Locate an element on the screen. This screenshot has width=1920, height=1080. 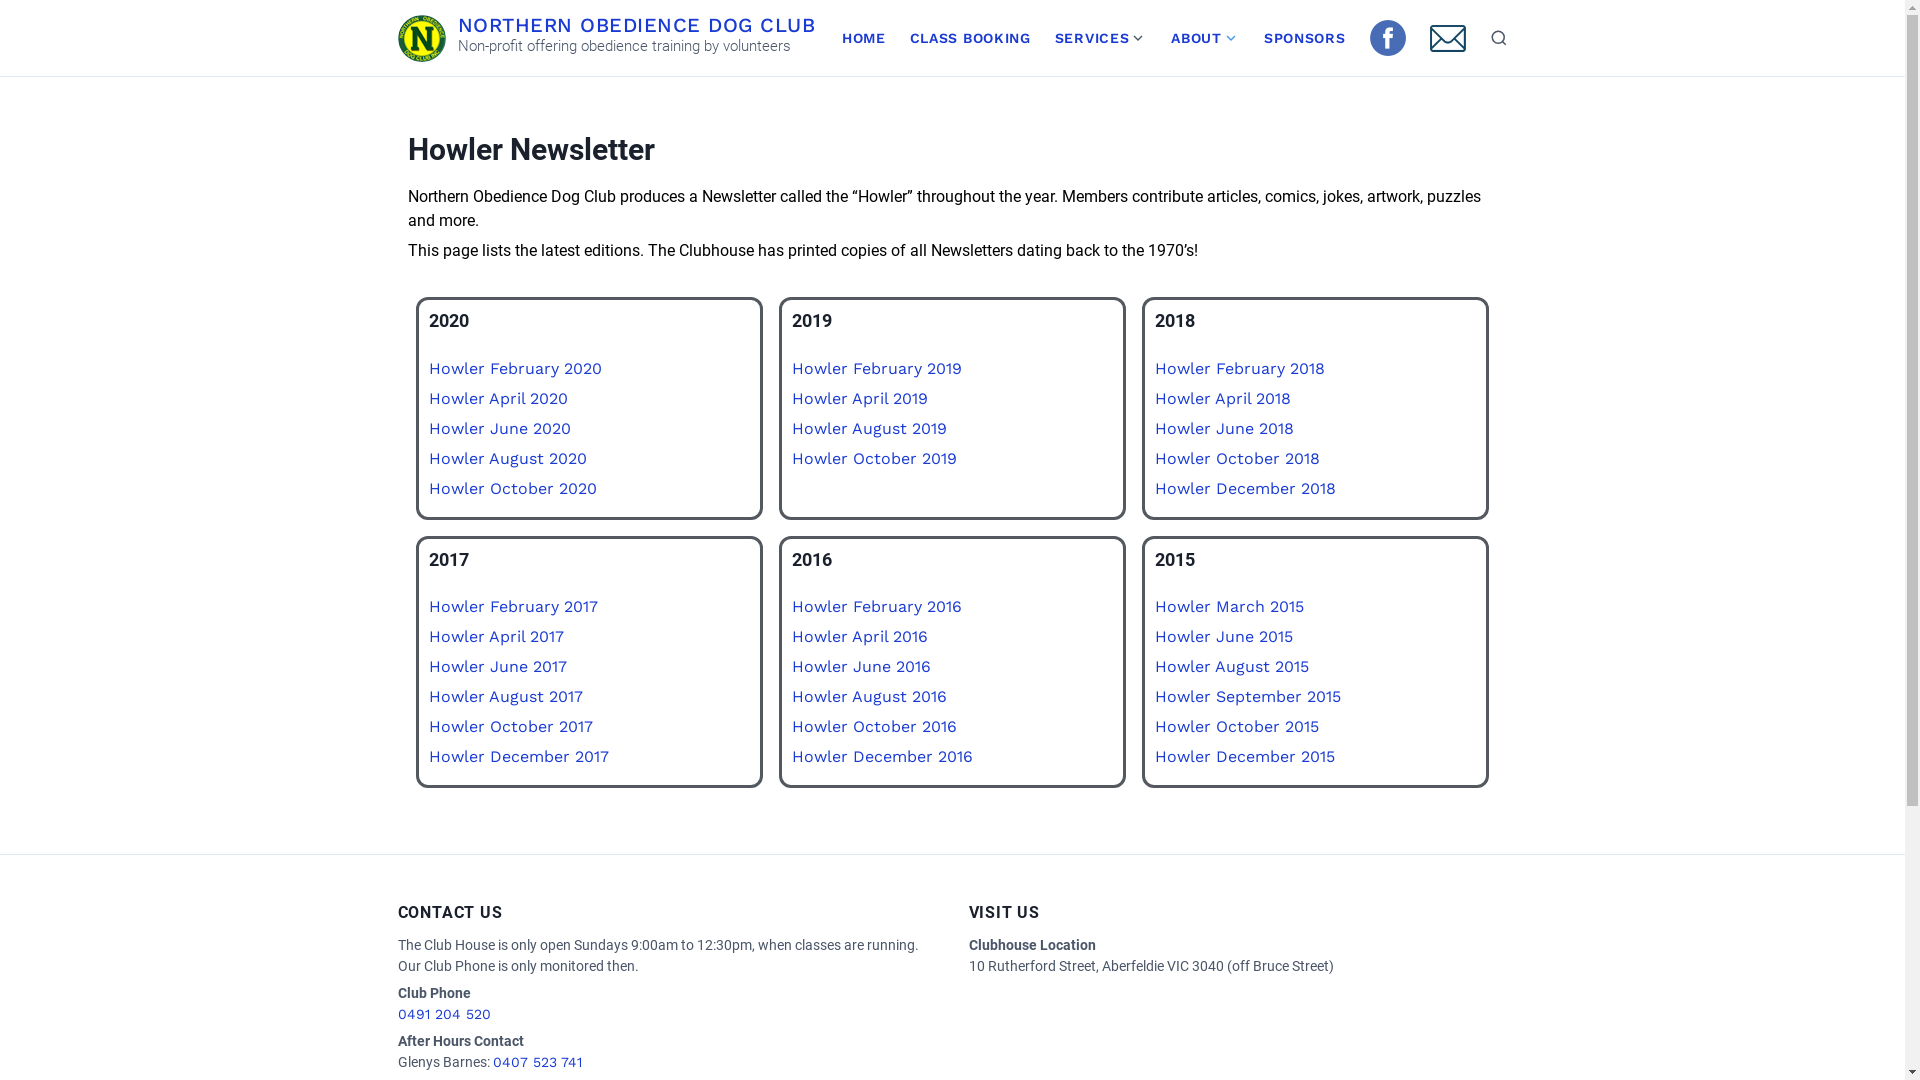
'Howler April 2020' is located at coordinates (426, 397).